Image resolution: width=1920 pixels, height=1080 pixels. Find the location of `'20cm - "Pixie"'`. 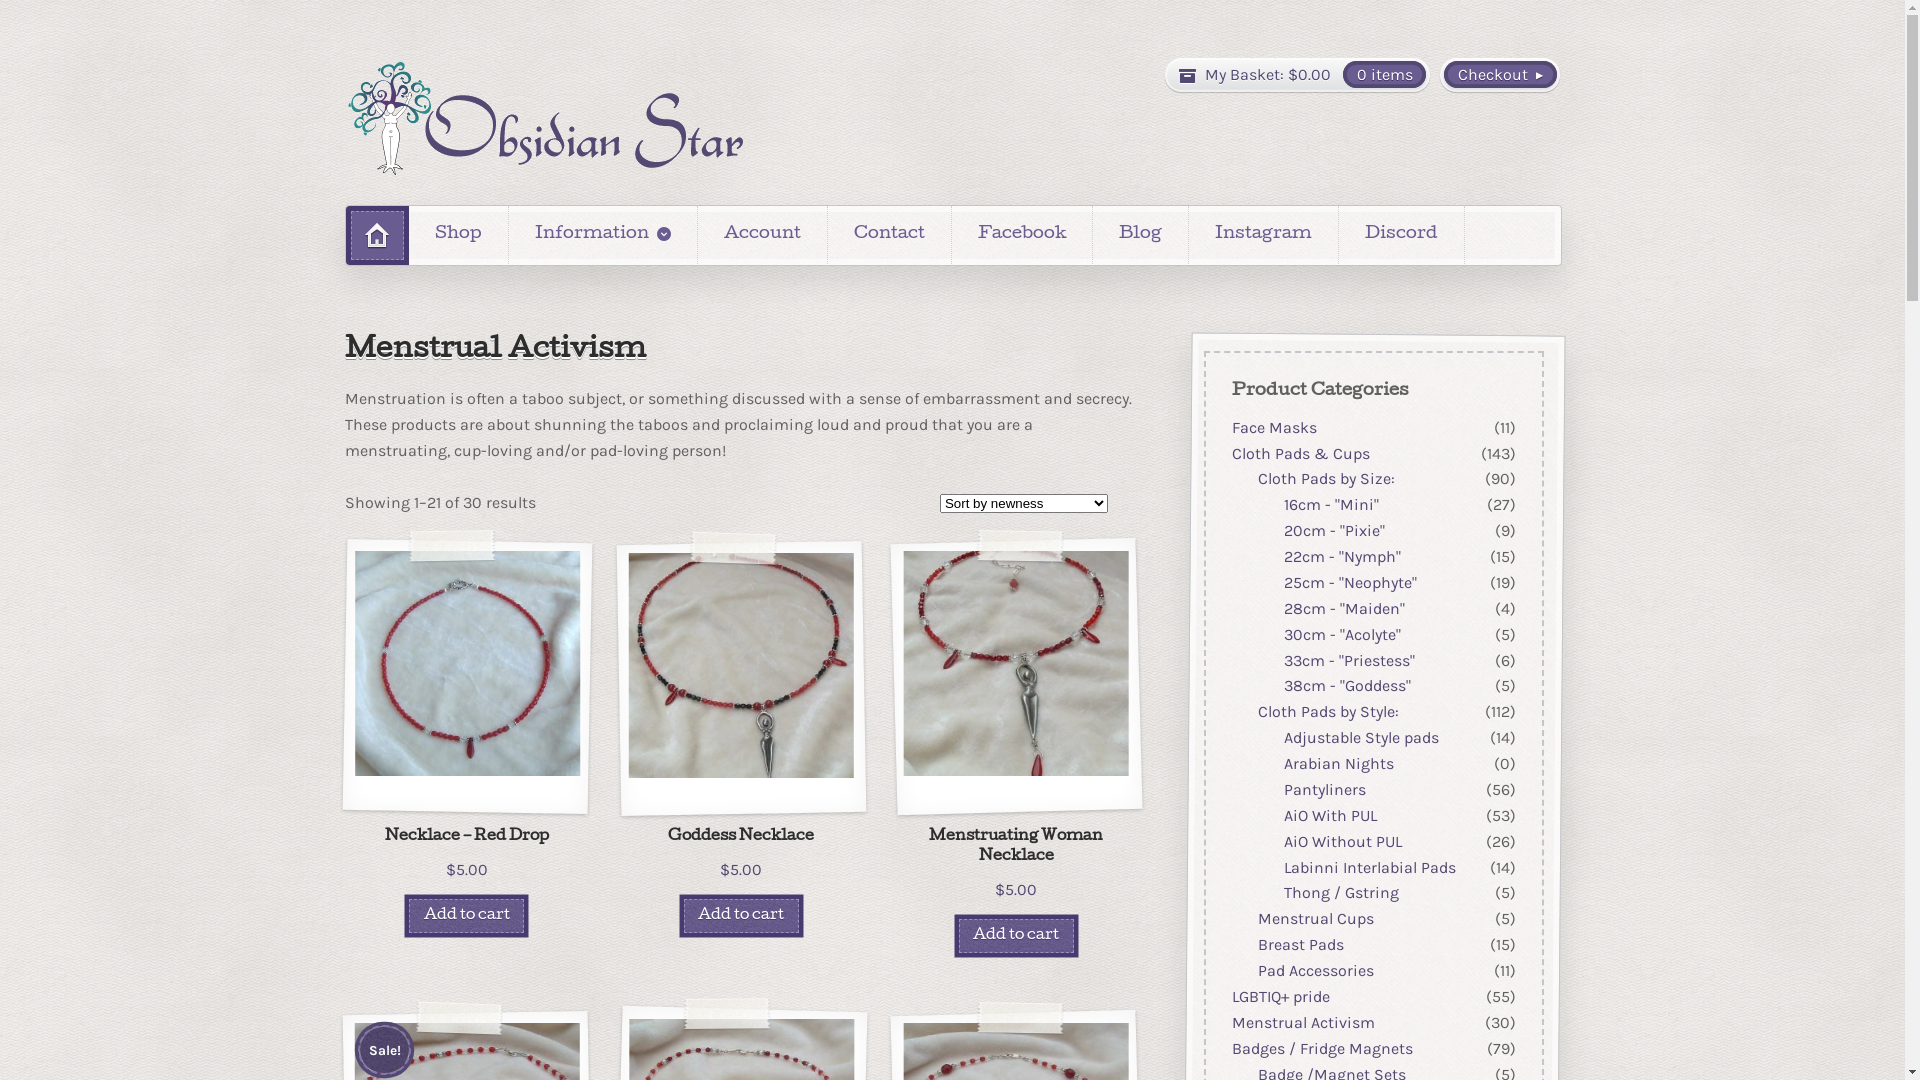

'20cm - "Pixie"' is located at coordinates (1282, 529).